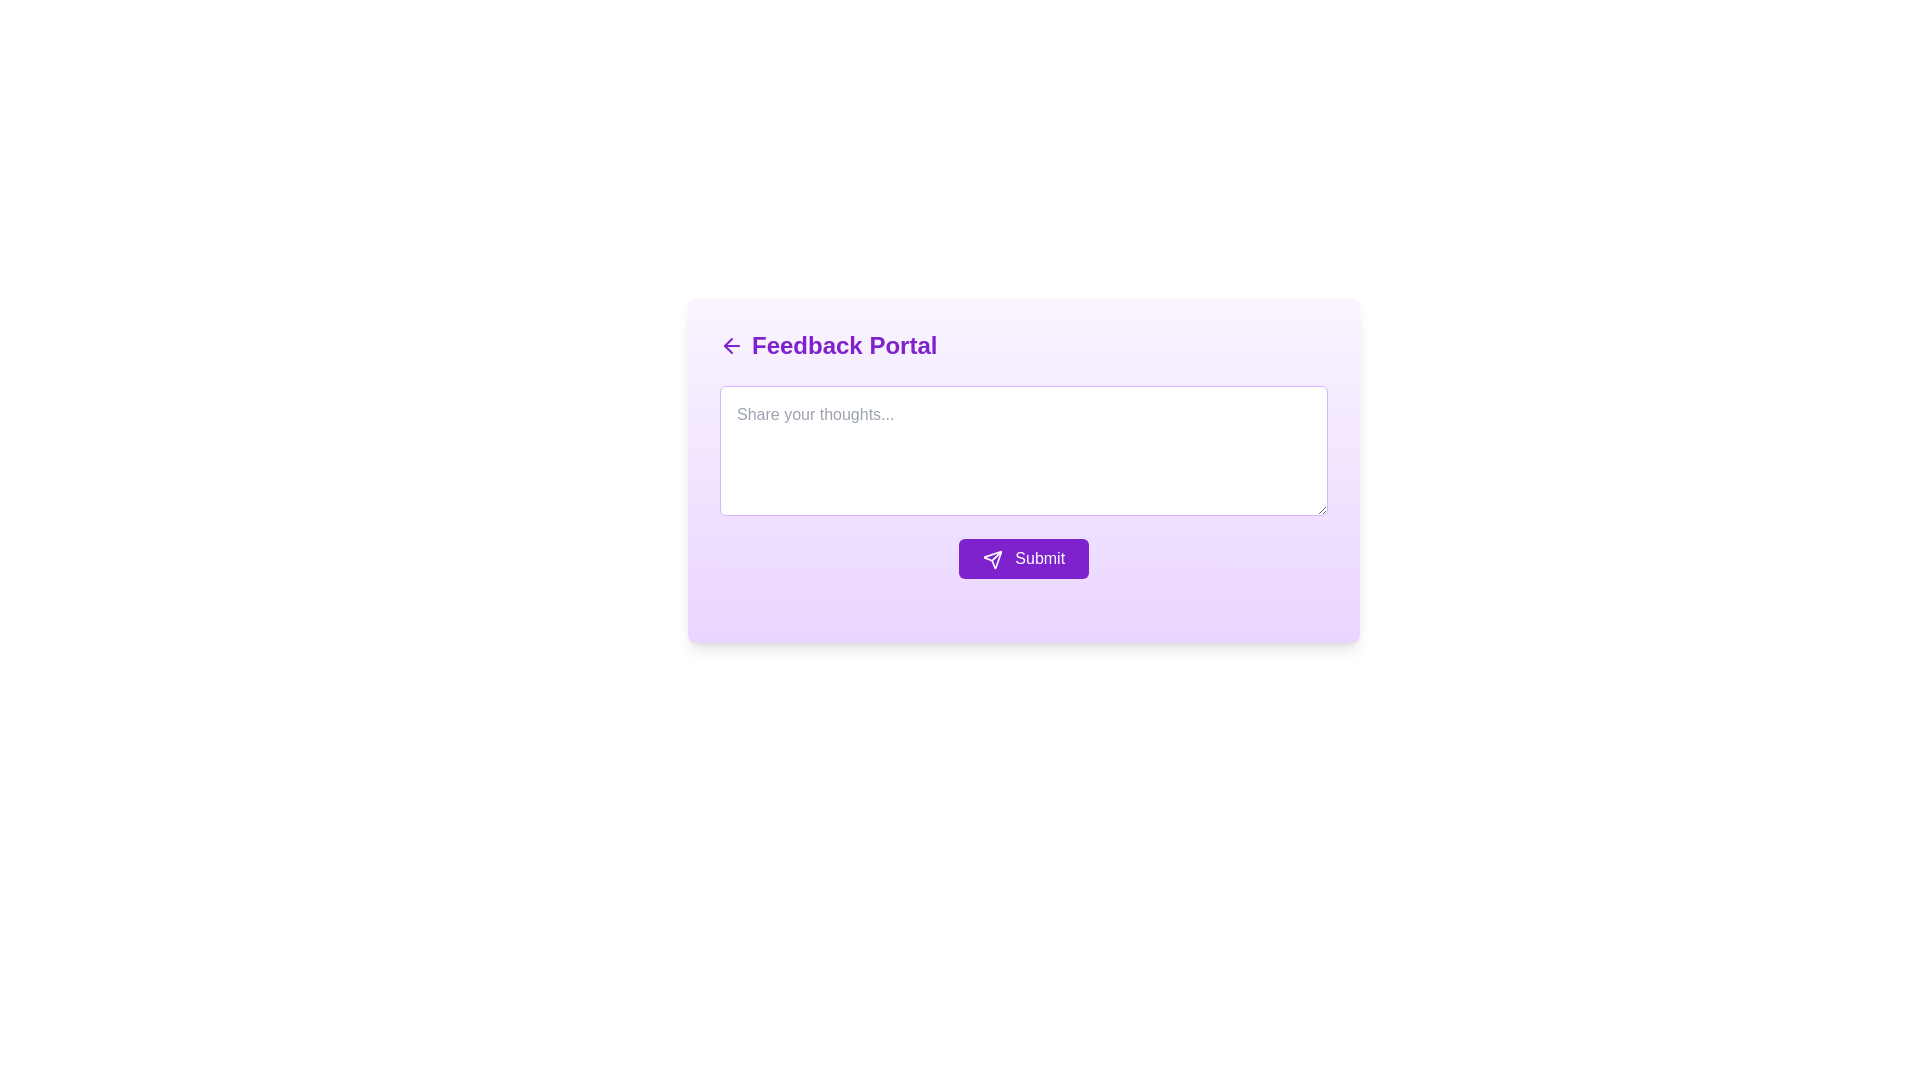 Image resolution: width=1920 pixels, height=1080 pixels. I want to click on the submit icon located slightly to the left of the button text at the center bottom of the interface, which is used to submit the form, so click(992, 559).